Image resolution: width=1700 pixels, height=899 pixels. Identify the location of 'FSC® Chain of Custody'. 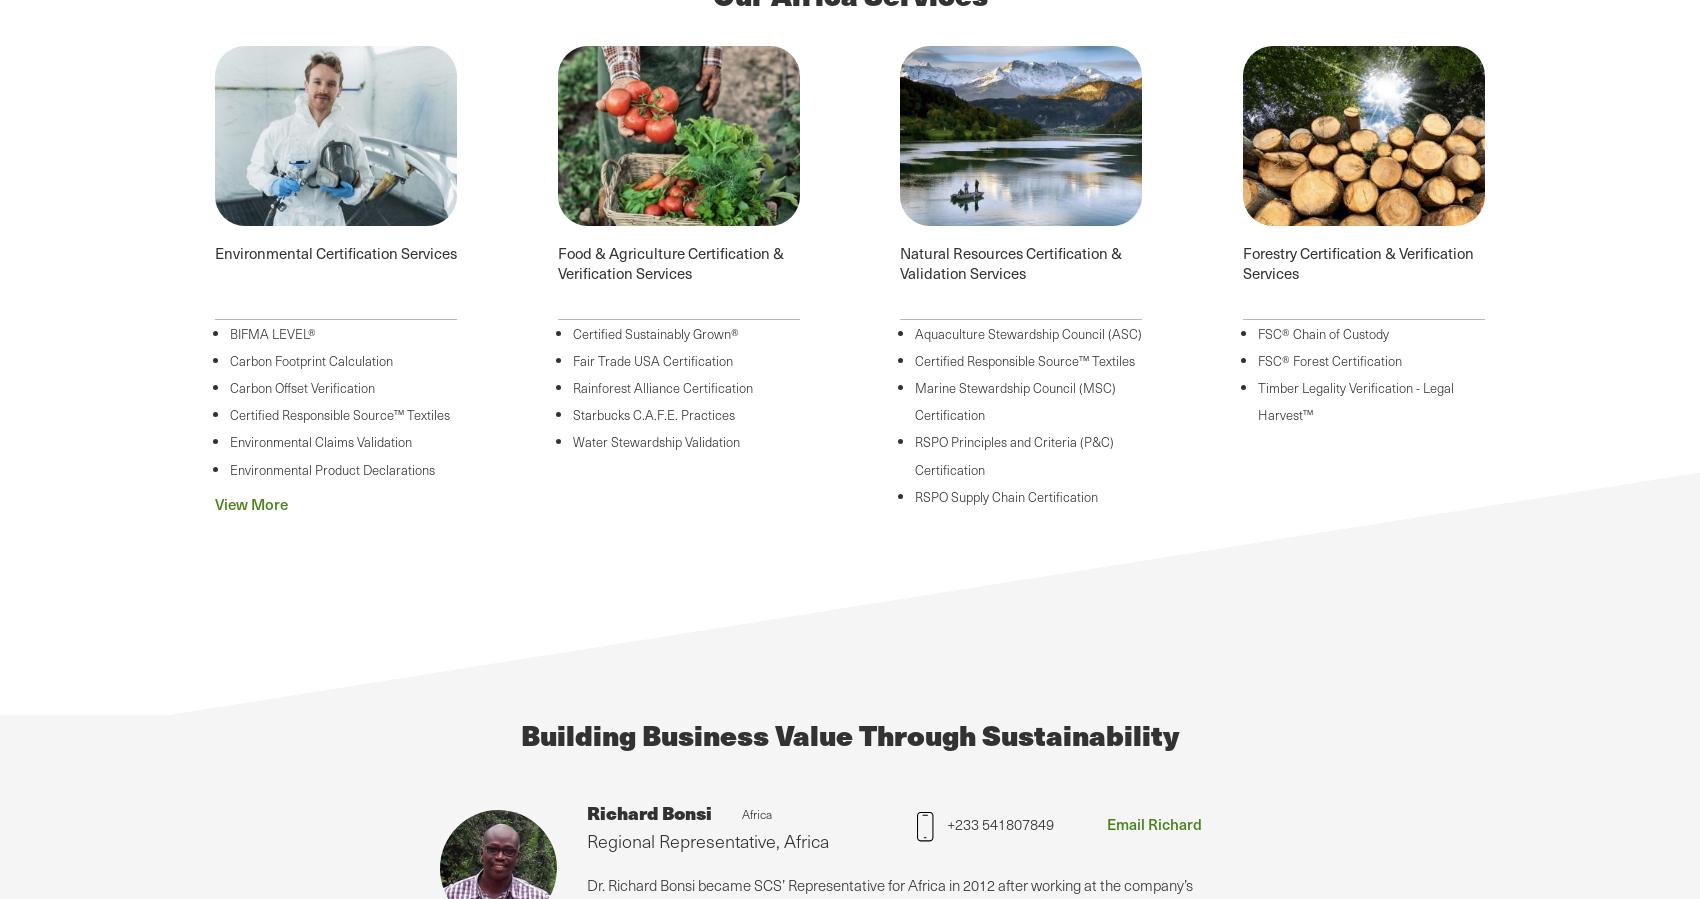
(1255, 331).